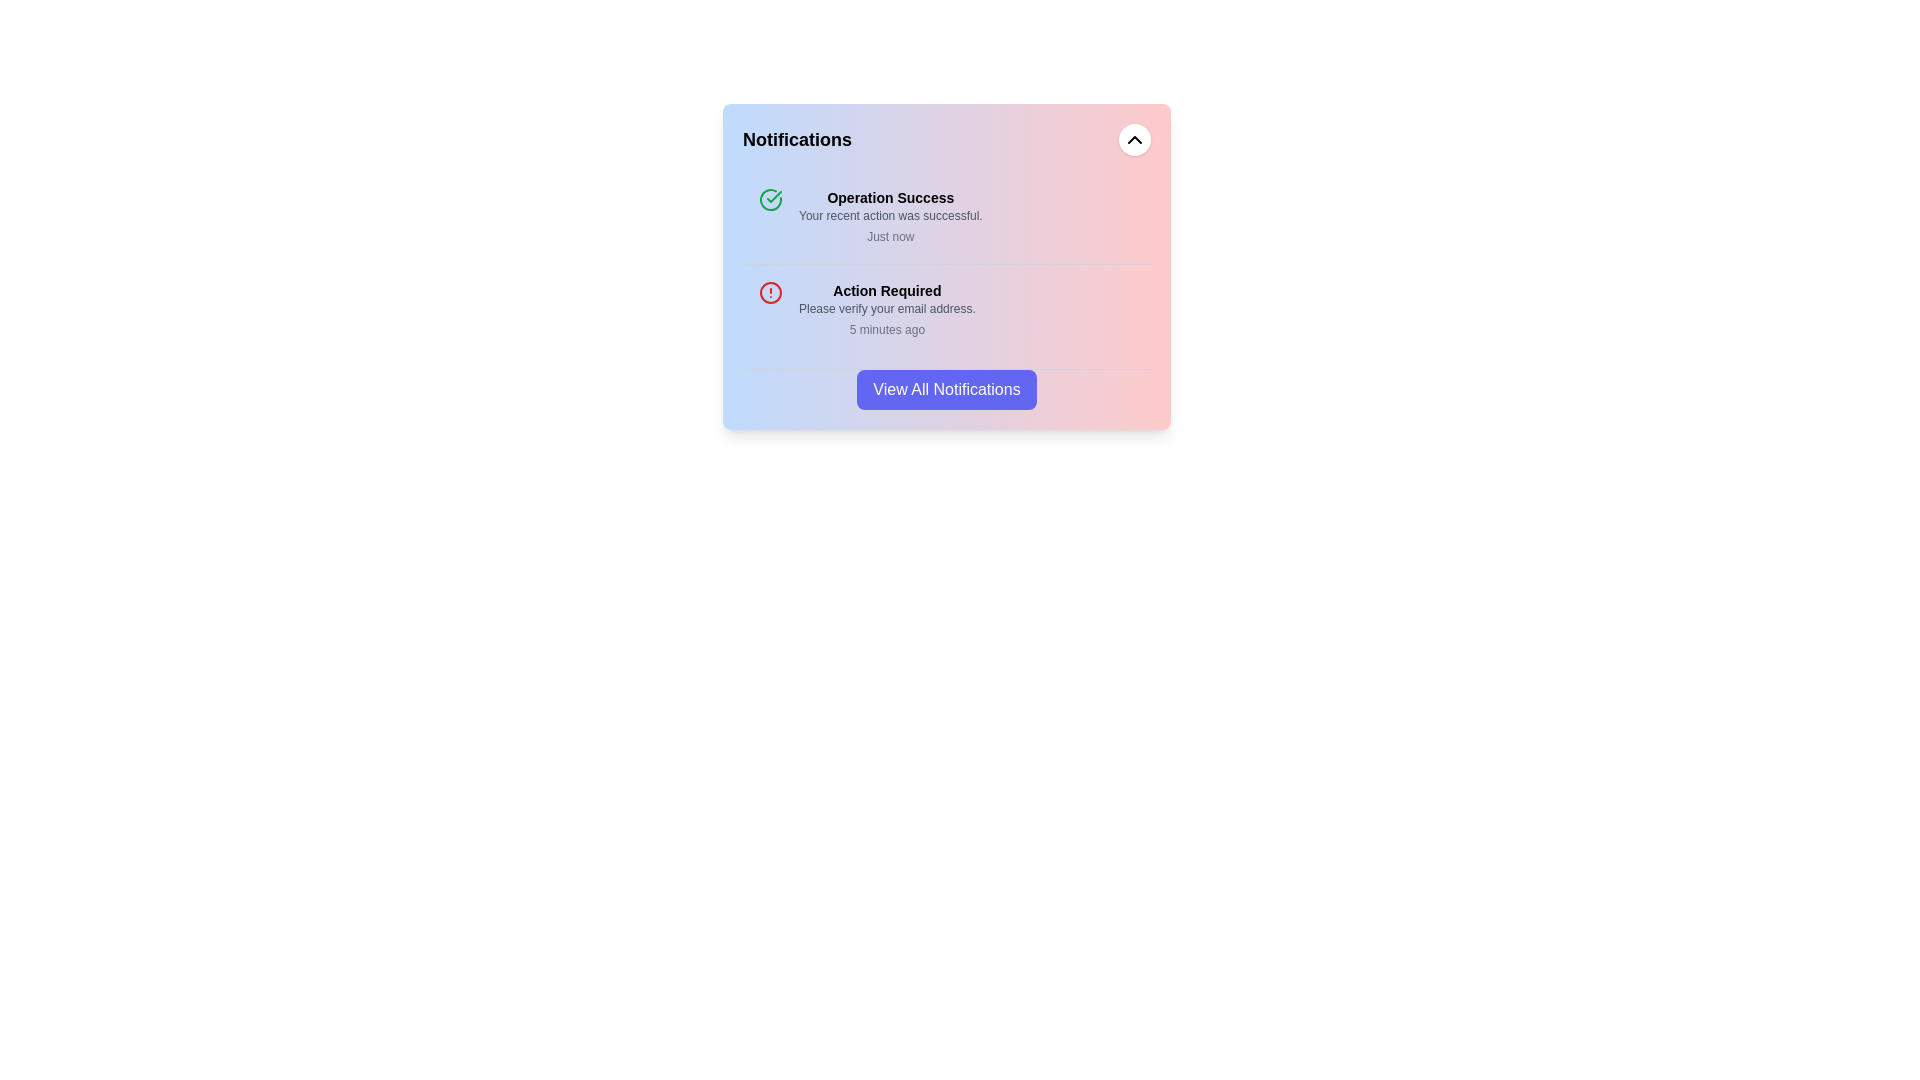 Image resolution: width=1920 pixels, height=1080 pixels. What do you see at coordinates (770, 293) in the screenshot?
I see `the circular indicator within the 'Action Required' notification icon, located in the lower section of the notification panel` at bounding box center [770, 293].